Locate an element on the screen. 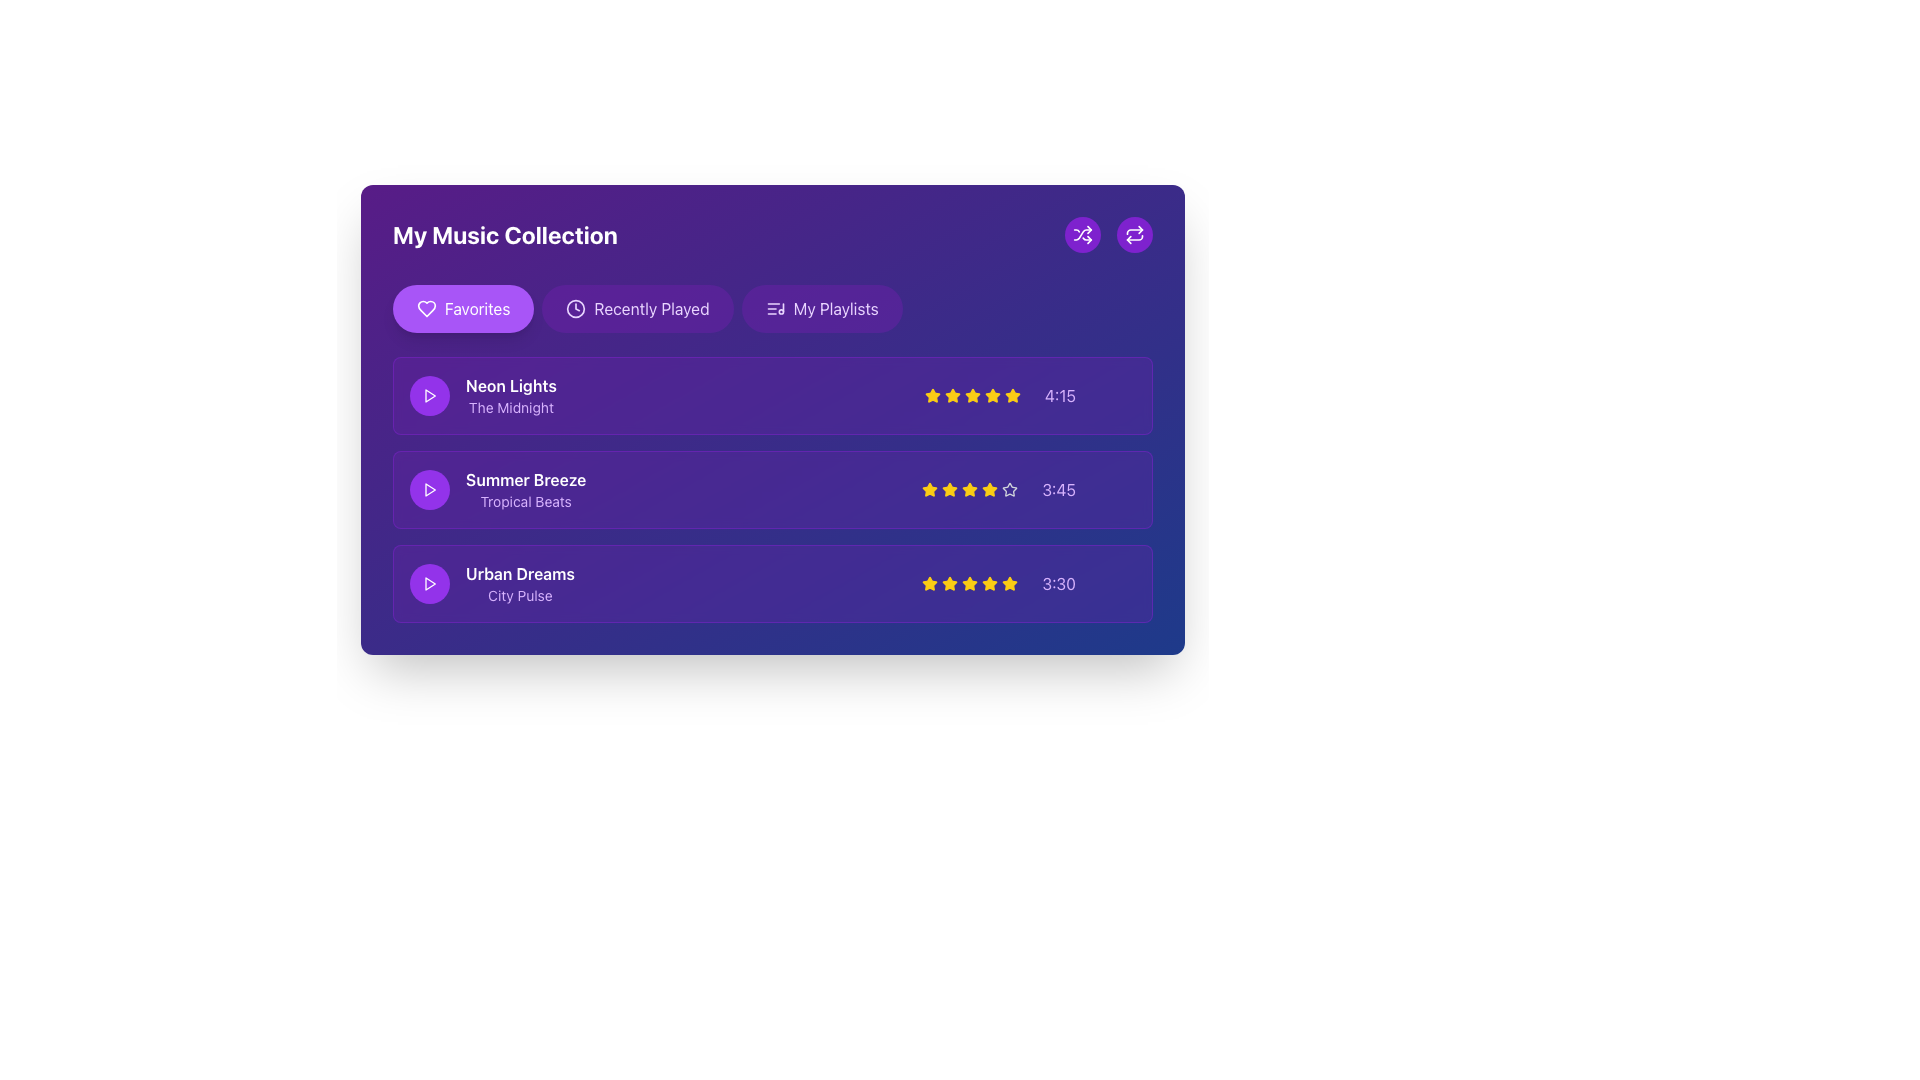 The height and width of the screenshot is (1080, 1920). the SVG-based play icon, which serves as the play button for the 'Summer Breeze' playlist item, to provide visual feedback is located at coordinates (429, 396).